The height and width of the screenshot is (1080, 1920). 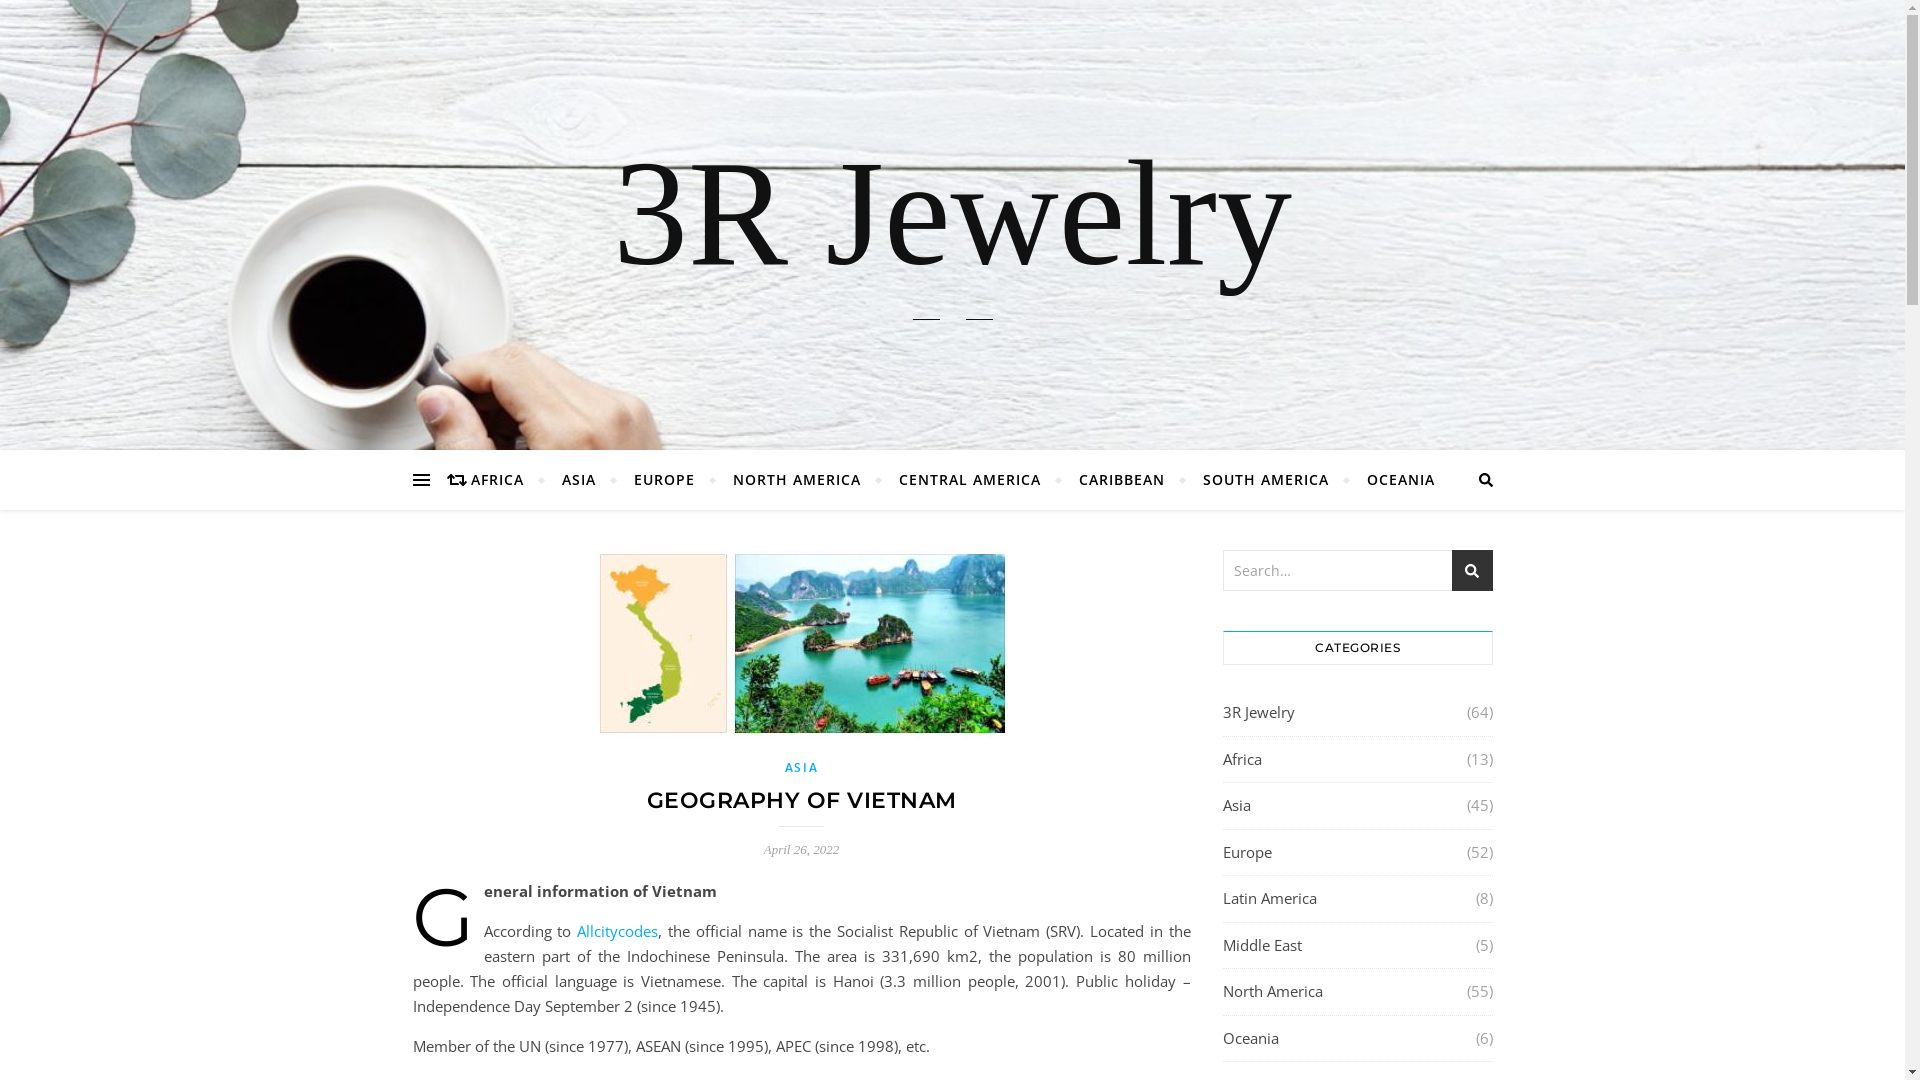 What do you see at coordinates (1267, 897) in the screenshot?
I see `'Latin America'` at bounding box center [1267, 897].